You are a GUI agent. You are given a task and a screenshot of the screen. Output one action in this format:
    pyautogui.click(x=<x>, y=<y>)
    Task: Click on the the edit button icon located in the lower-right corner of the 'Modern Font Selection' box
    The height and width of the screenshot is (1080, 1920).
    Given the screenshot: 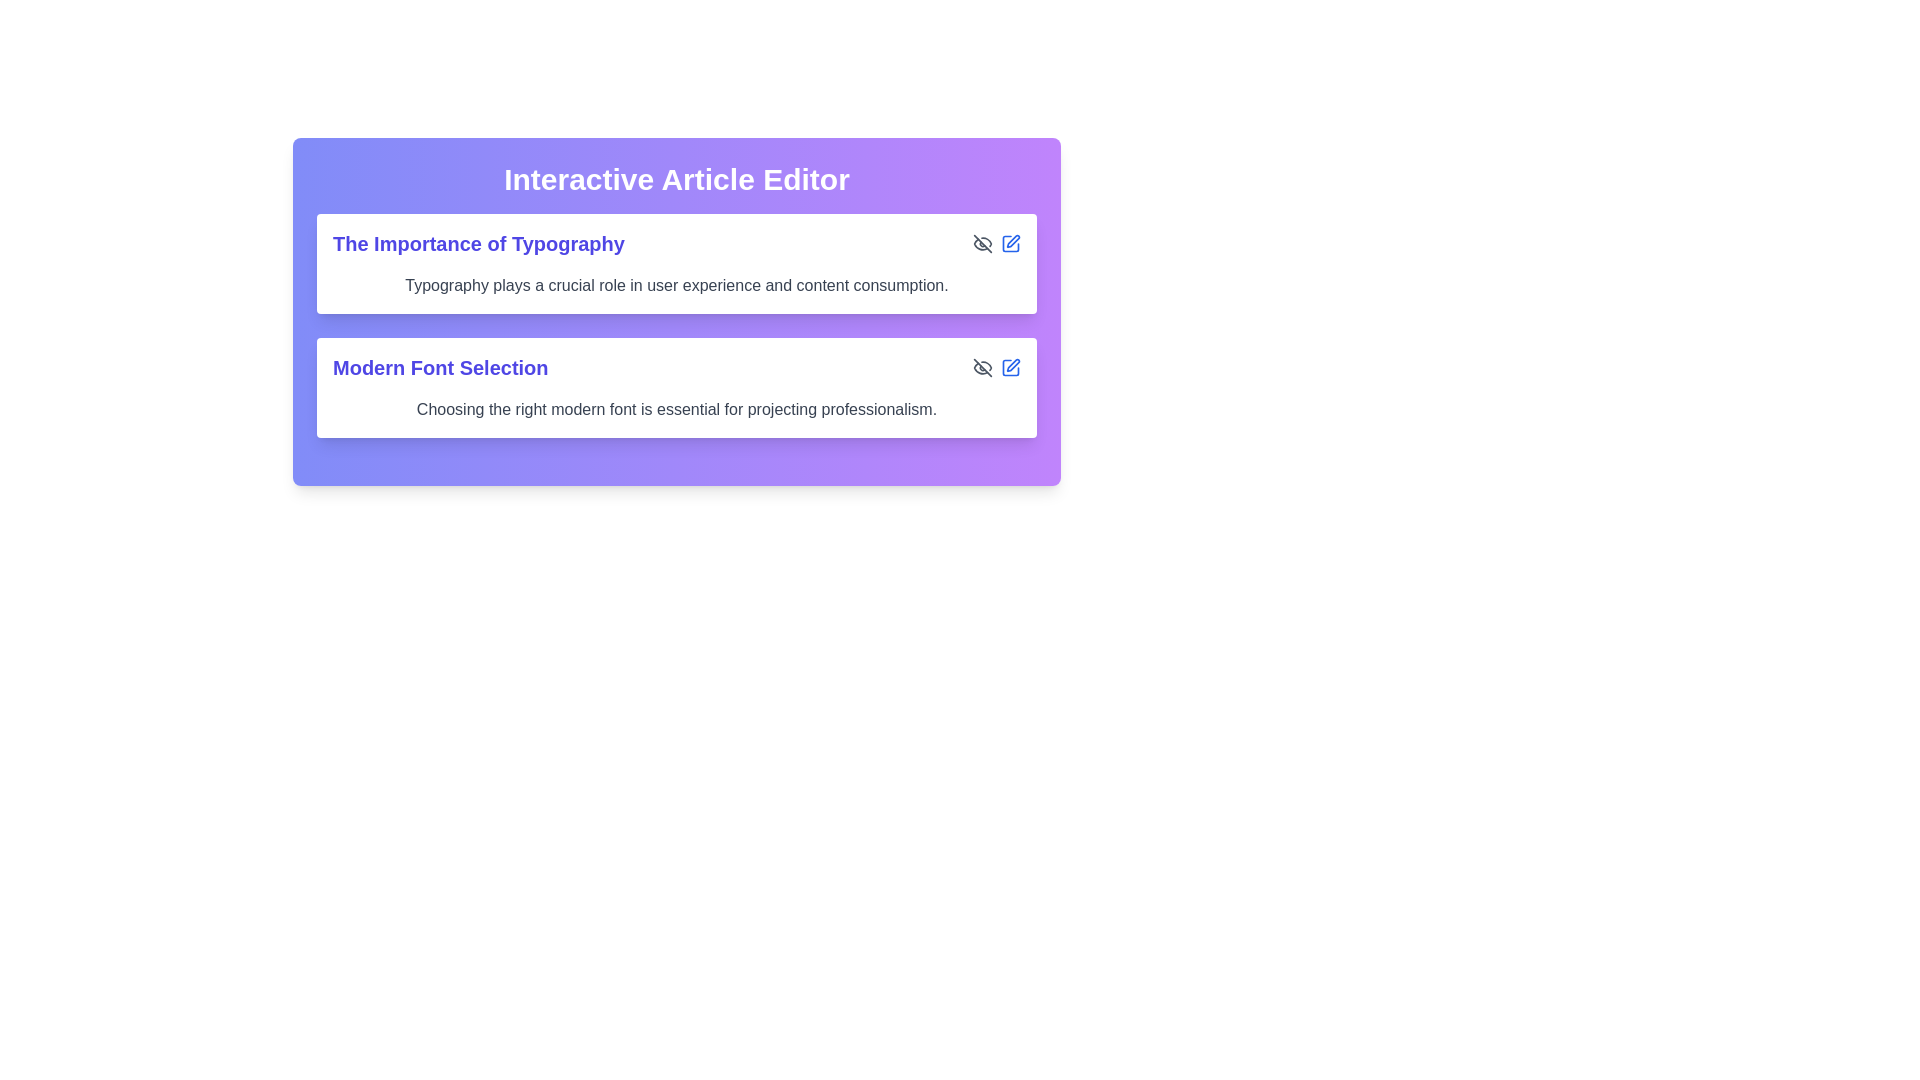 What is the action you would take?
    pyautogui.click(x=1011, y=367)
    